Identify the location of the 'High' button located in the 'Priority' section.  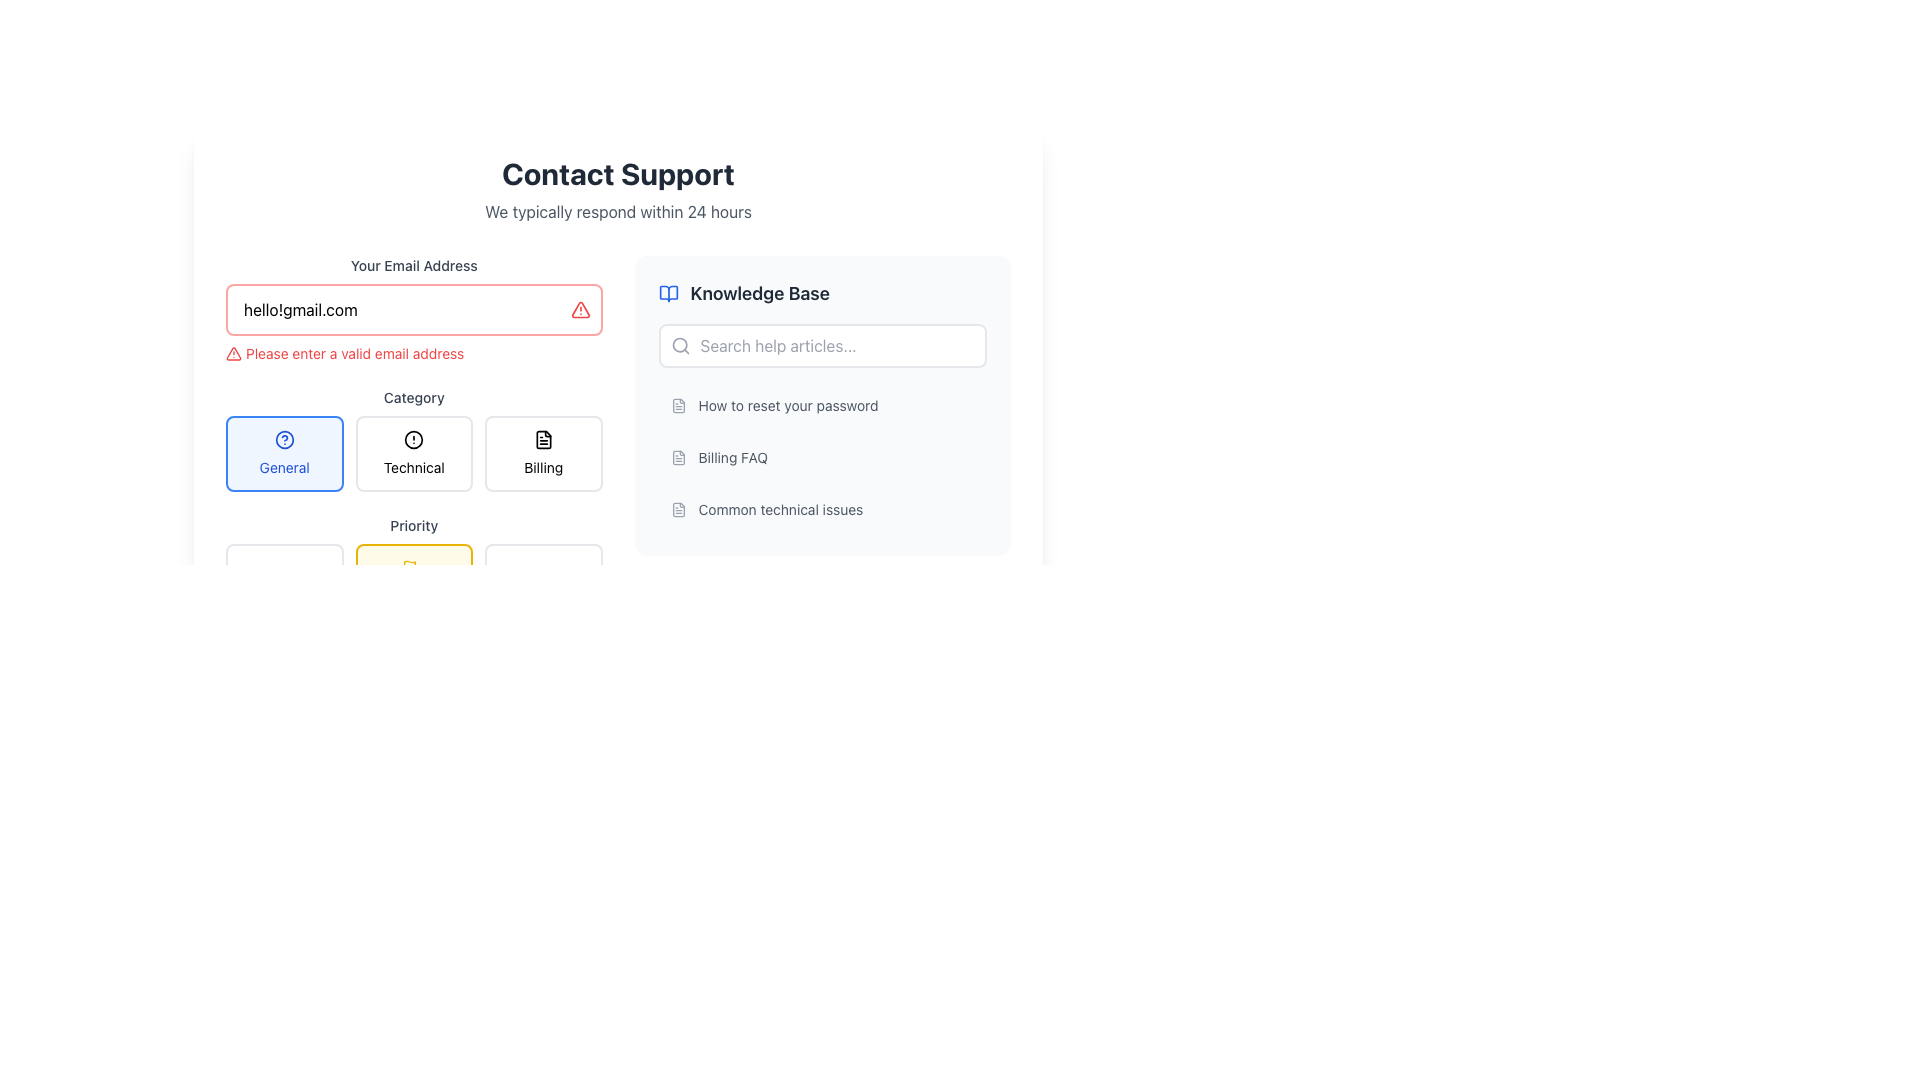
(543, 578).